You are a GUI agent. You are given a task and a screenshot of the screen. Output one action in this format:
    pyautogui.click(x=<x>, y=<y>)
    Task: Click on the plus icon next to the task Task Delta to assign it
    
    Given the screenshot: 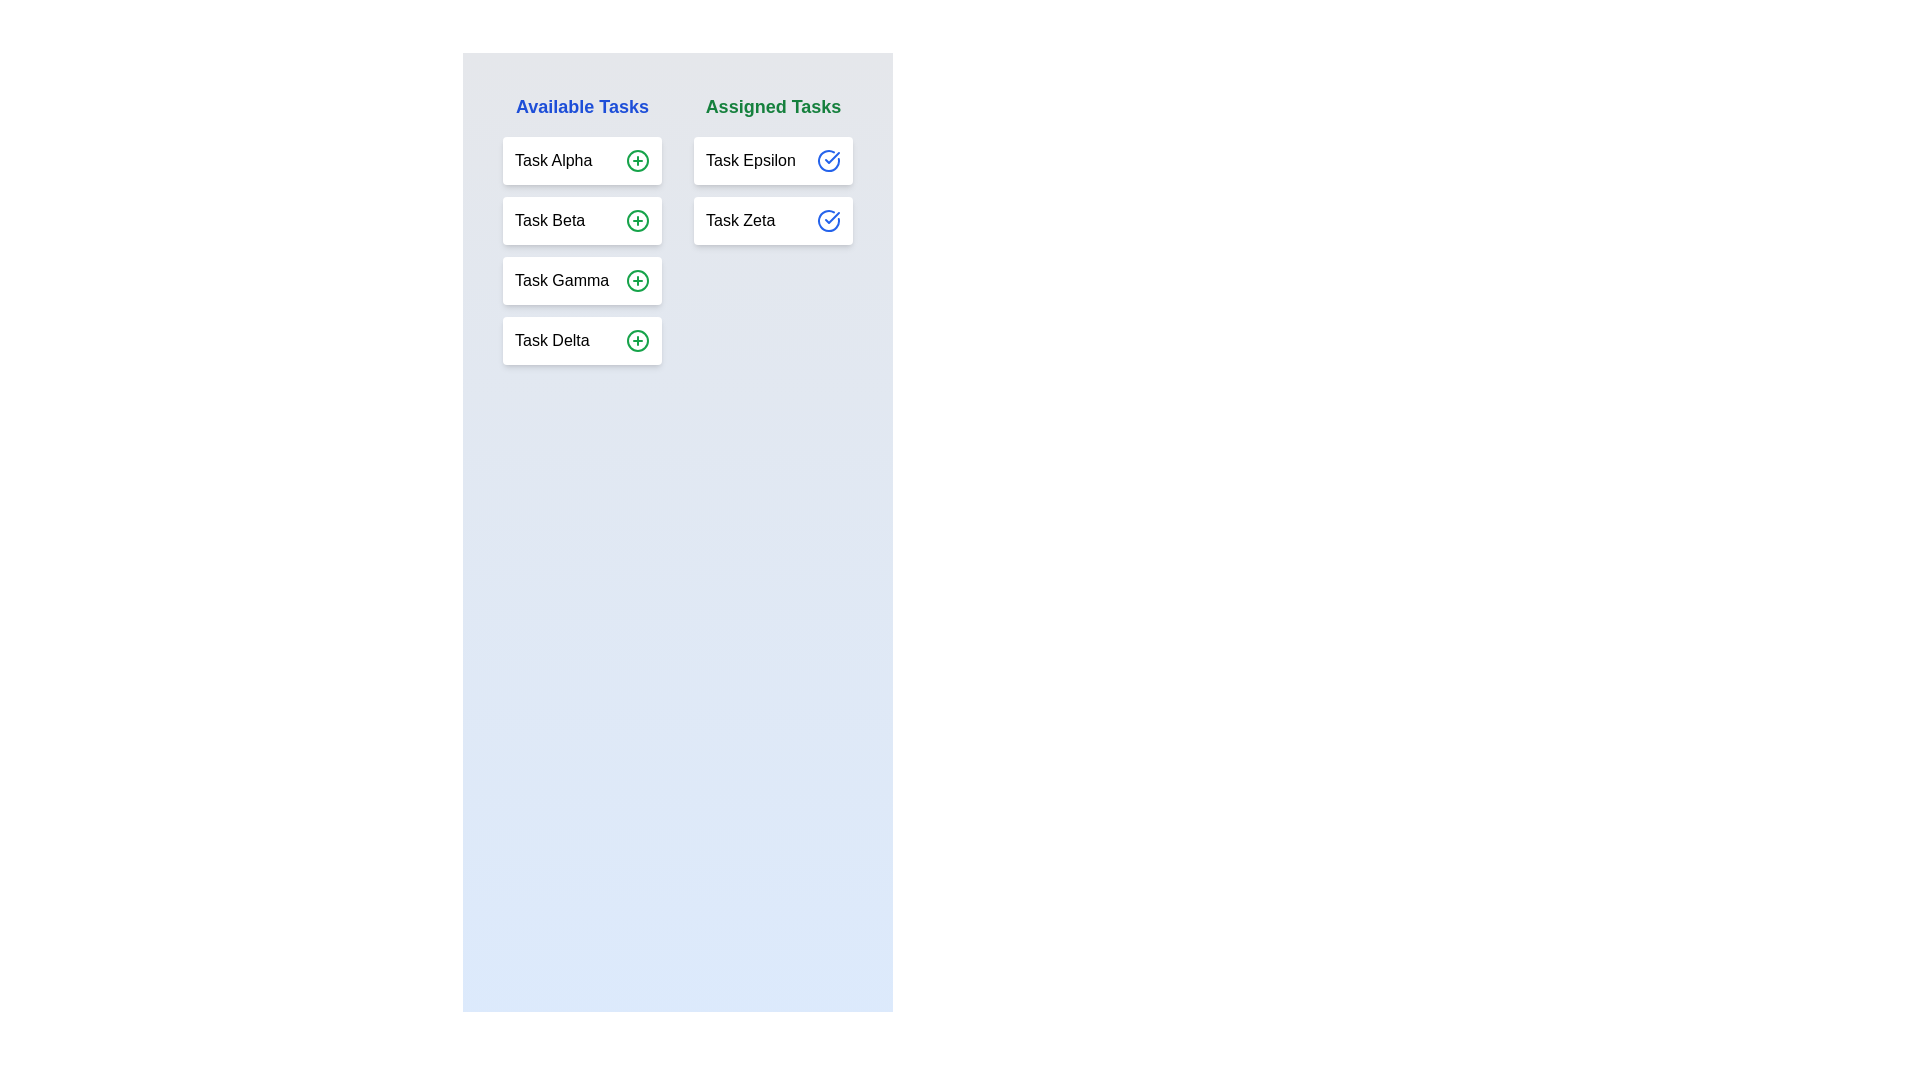 What is the action you would take?
    pyautogui.click(x=637, y=339)
    